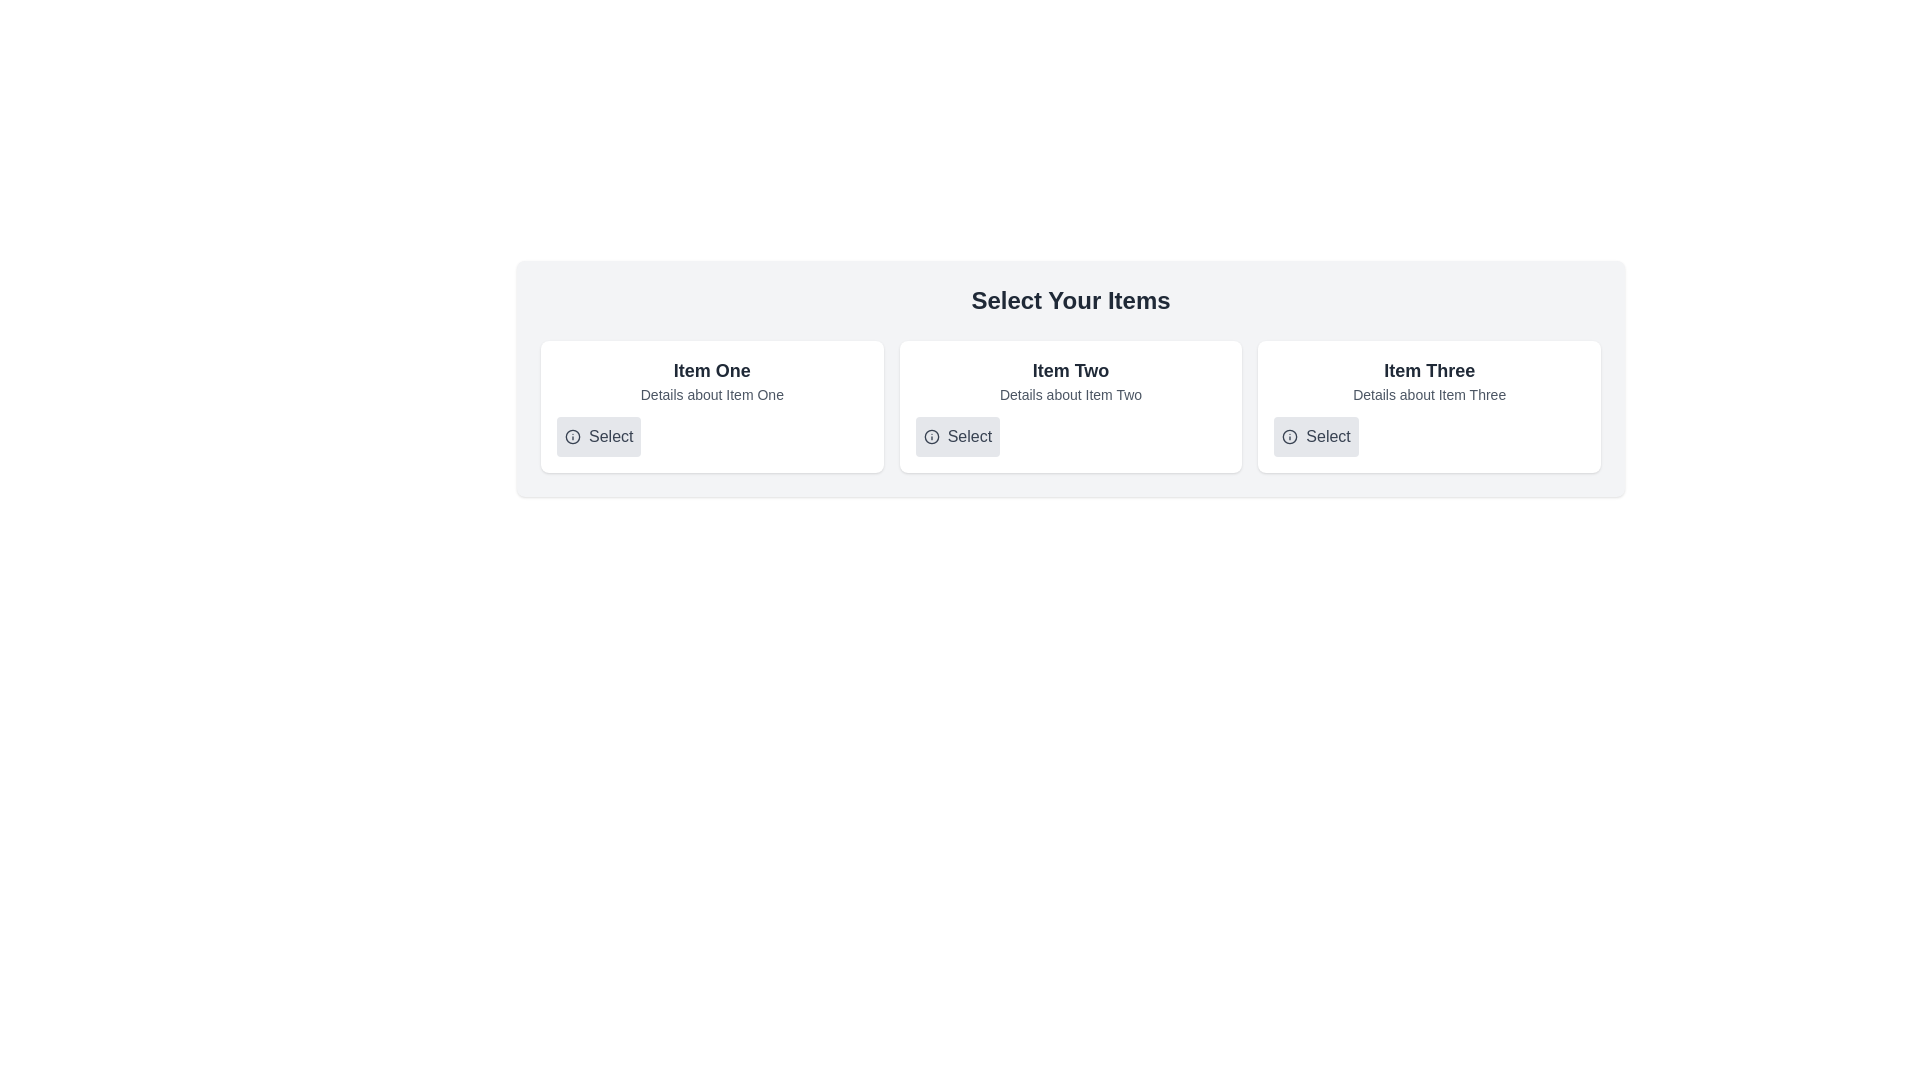 The image size is (1920, 1080). What do you see at coordinates (1428, 370) in the screenshot?
I see `the text label displaying 'Item Three' which is located at the top of the third card in a horizontal arrangement of three cards` at bounding box center [1428, 370].